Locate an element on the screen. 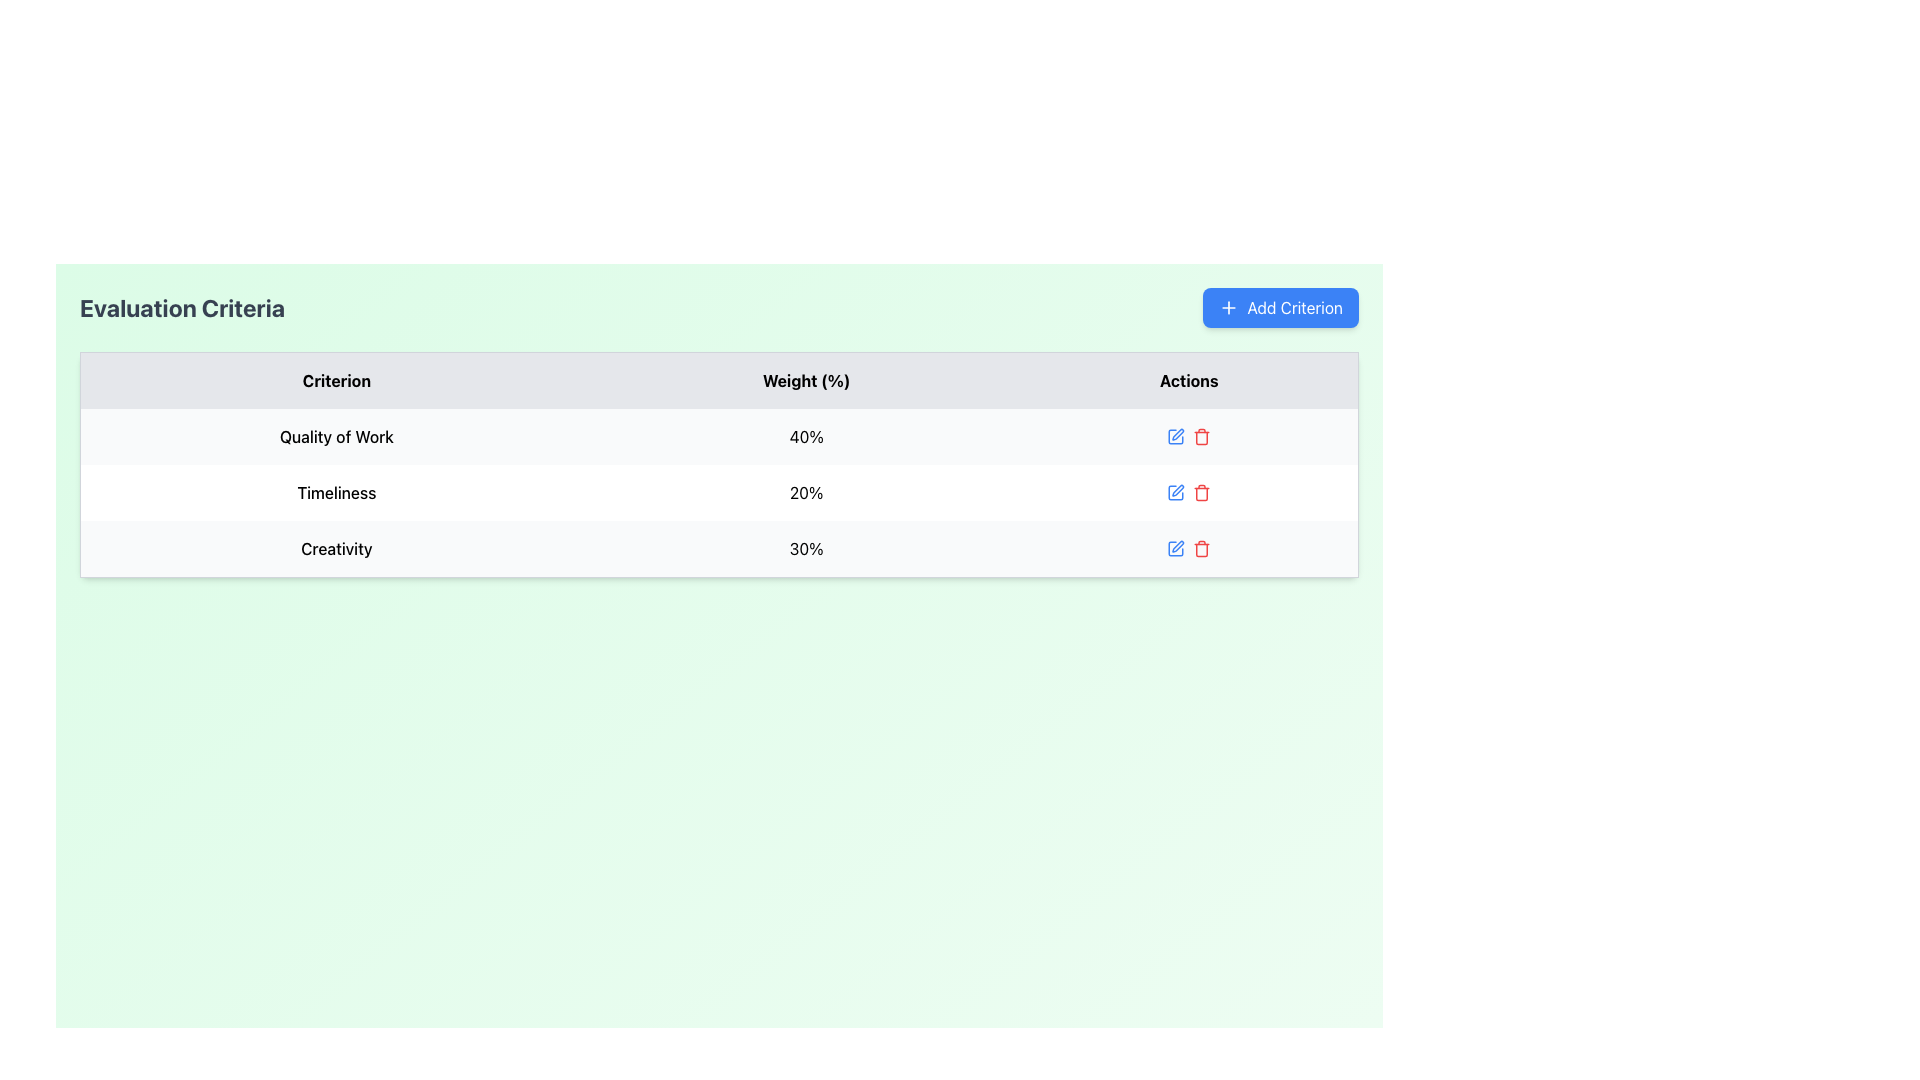  the delete icon located in the action cell of the 'Actions' column for the 'Creativity' criterion with a percentage value of 30% is located at coordinates (1189, 549).